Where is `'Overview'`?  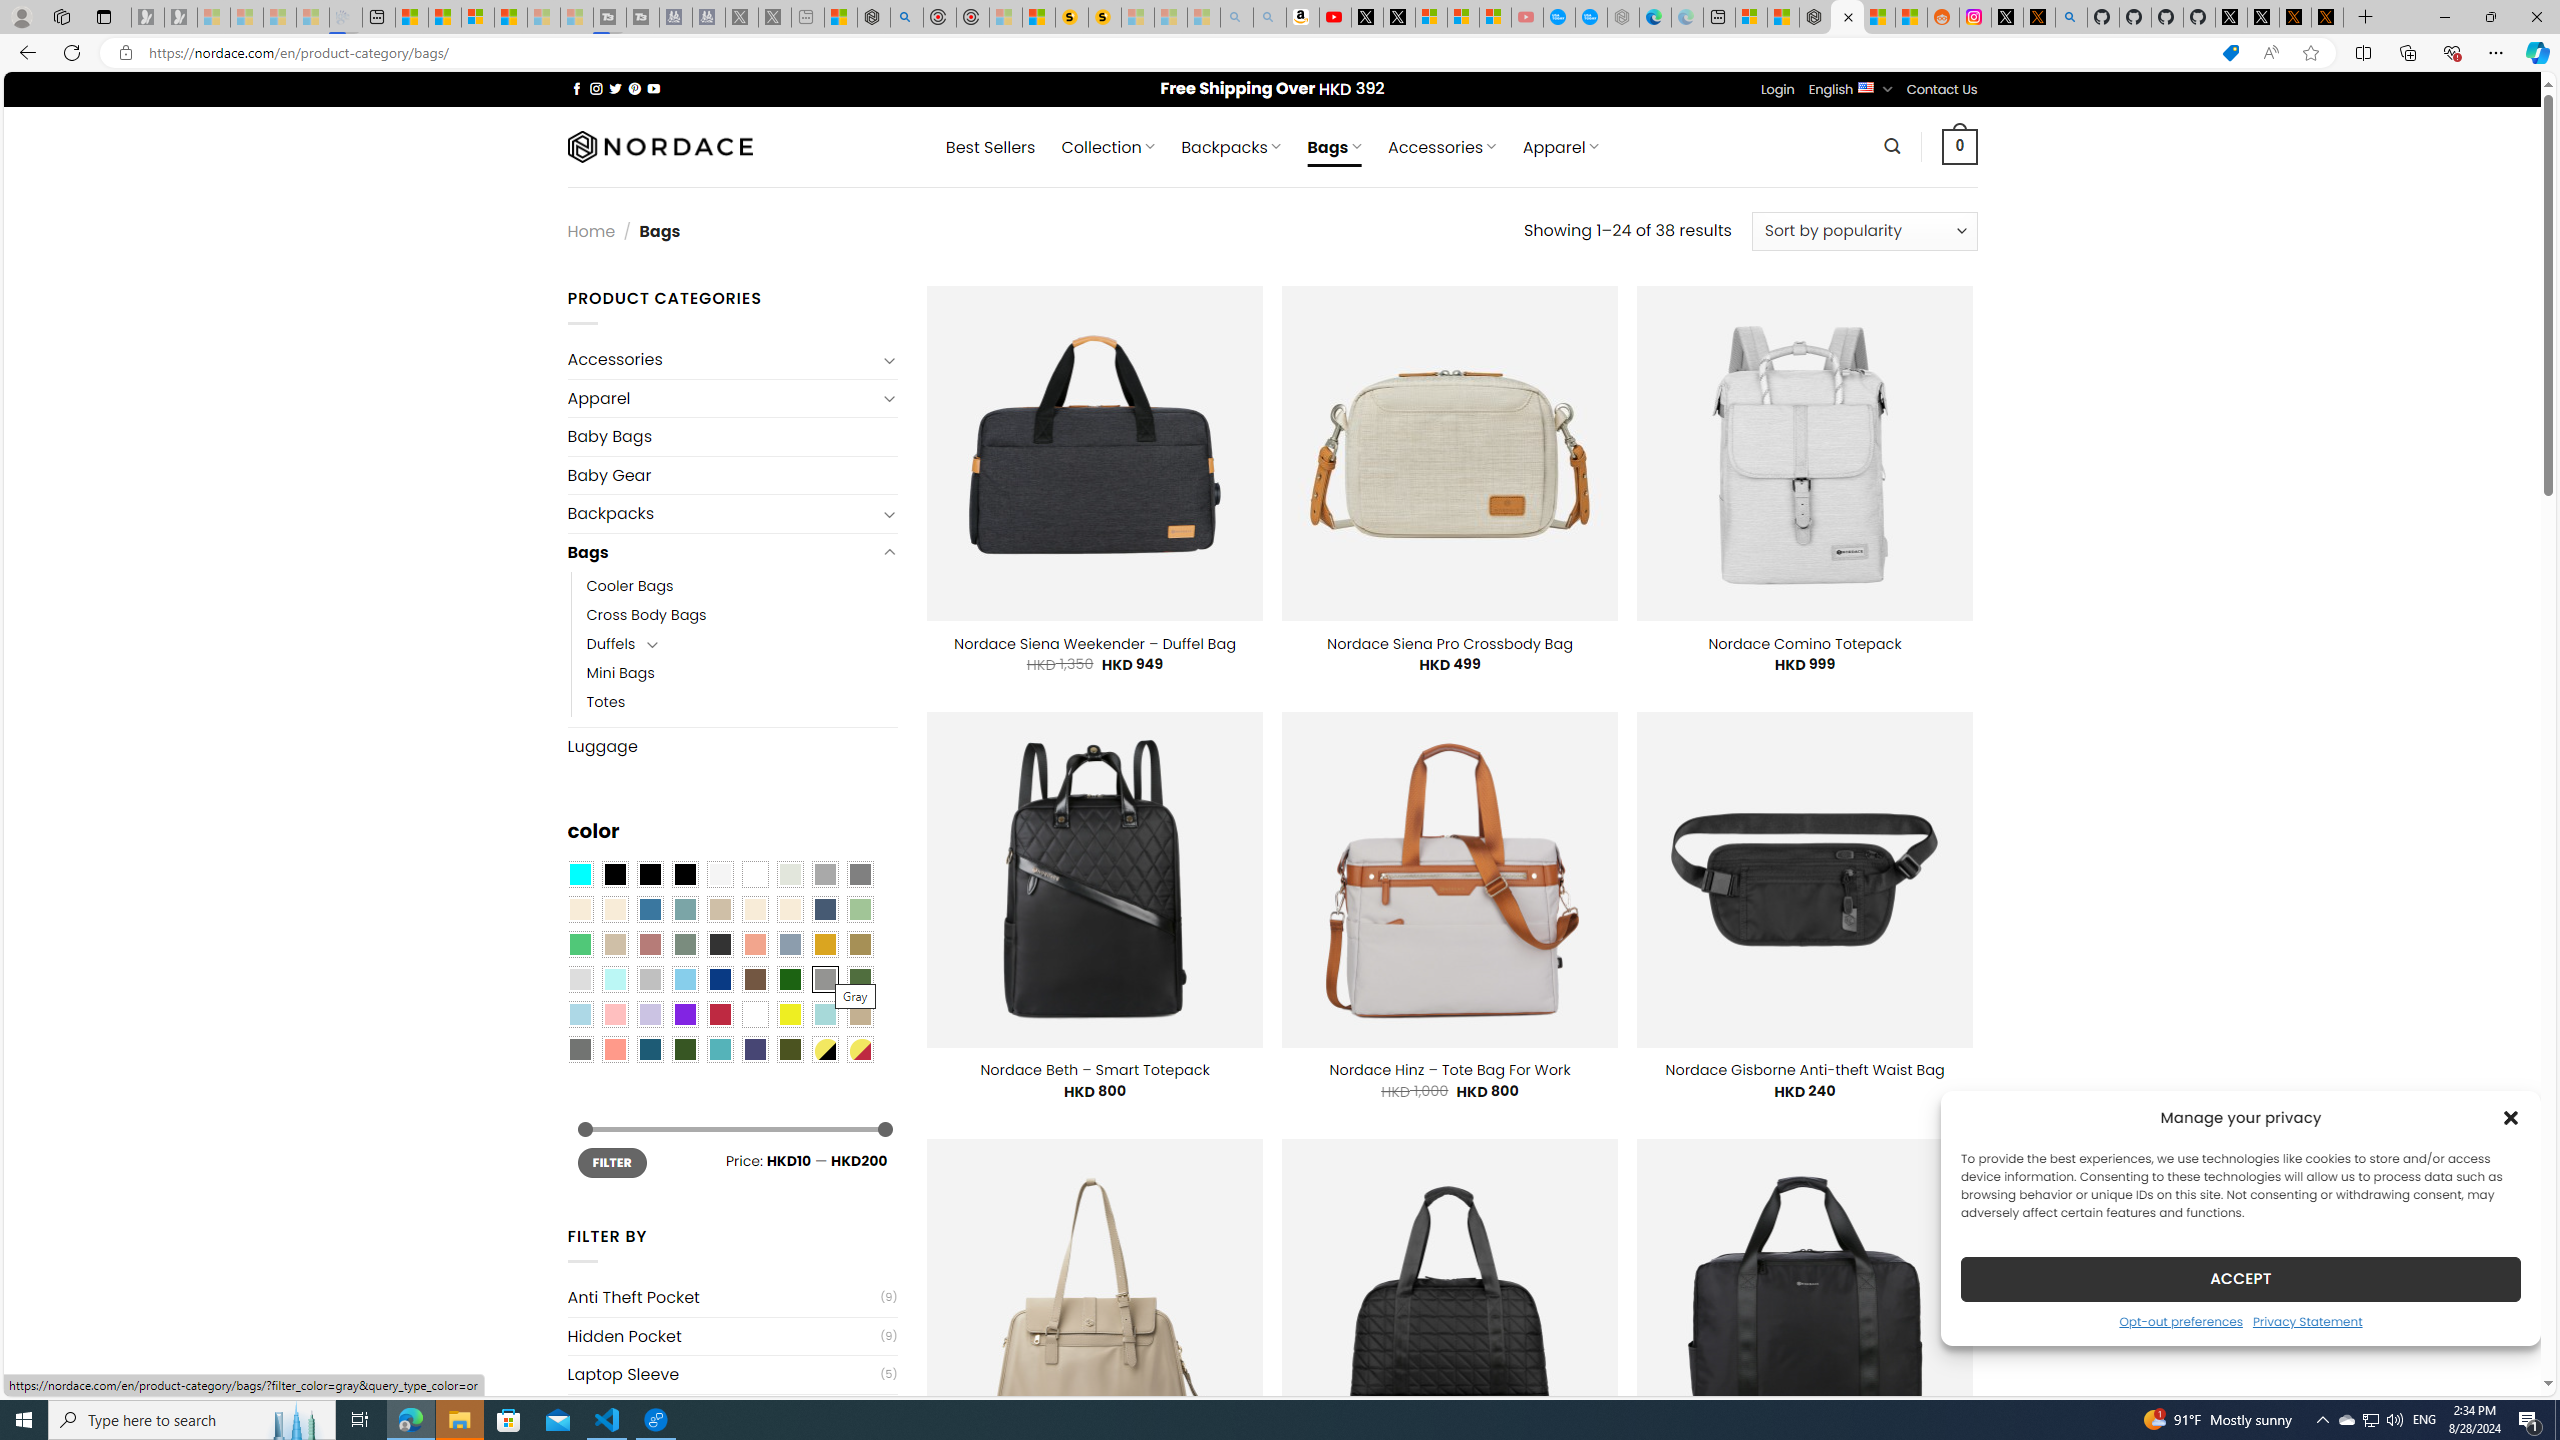
'Overview' is located at coordinates (476, 16).